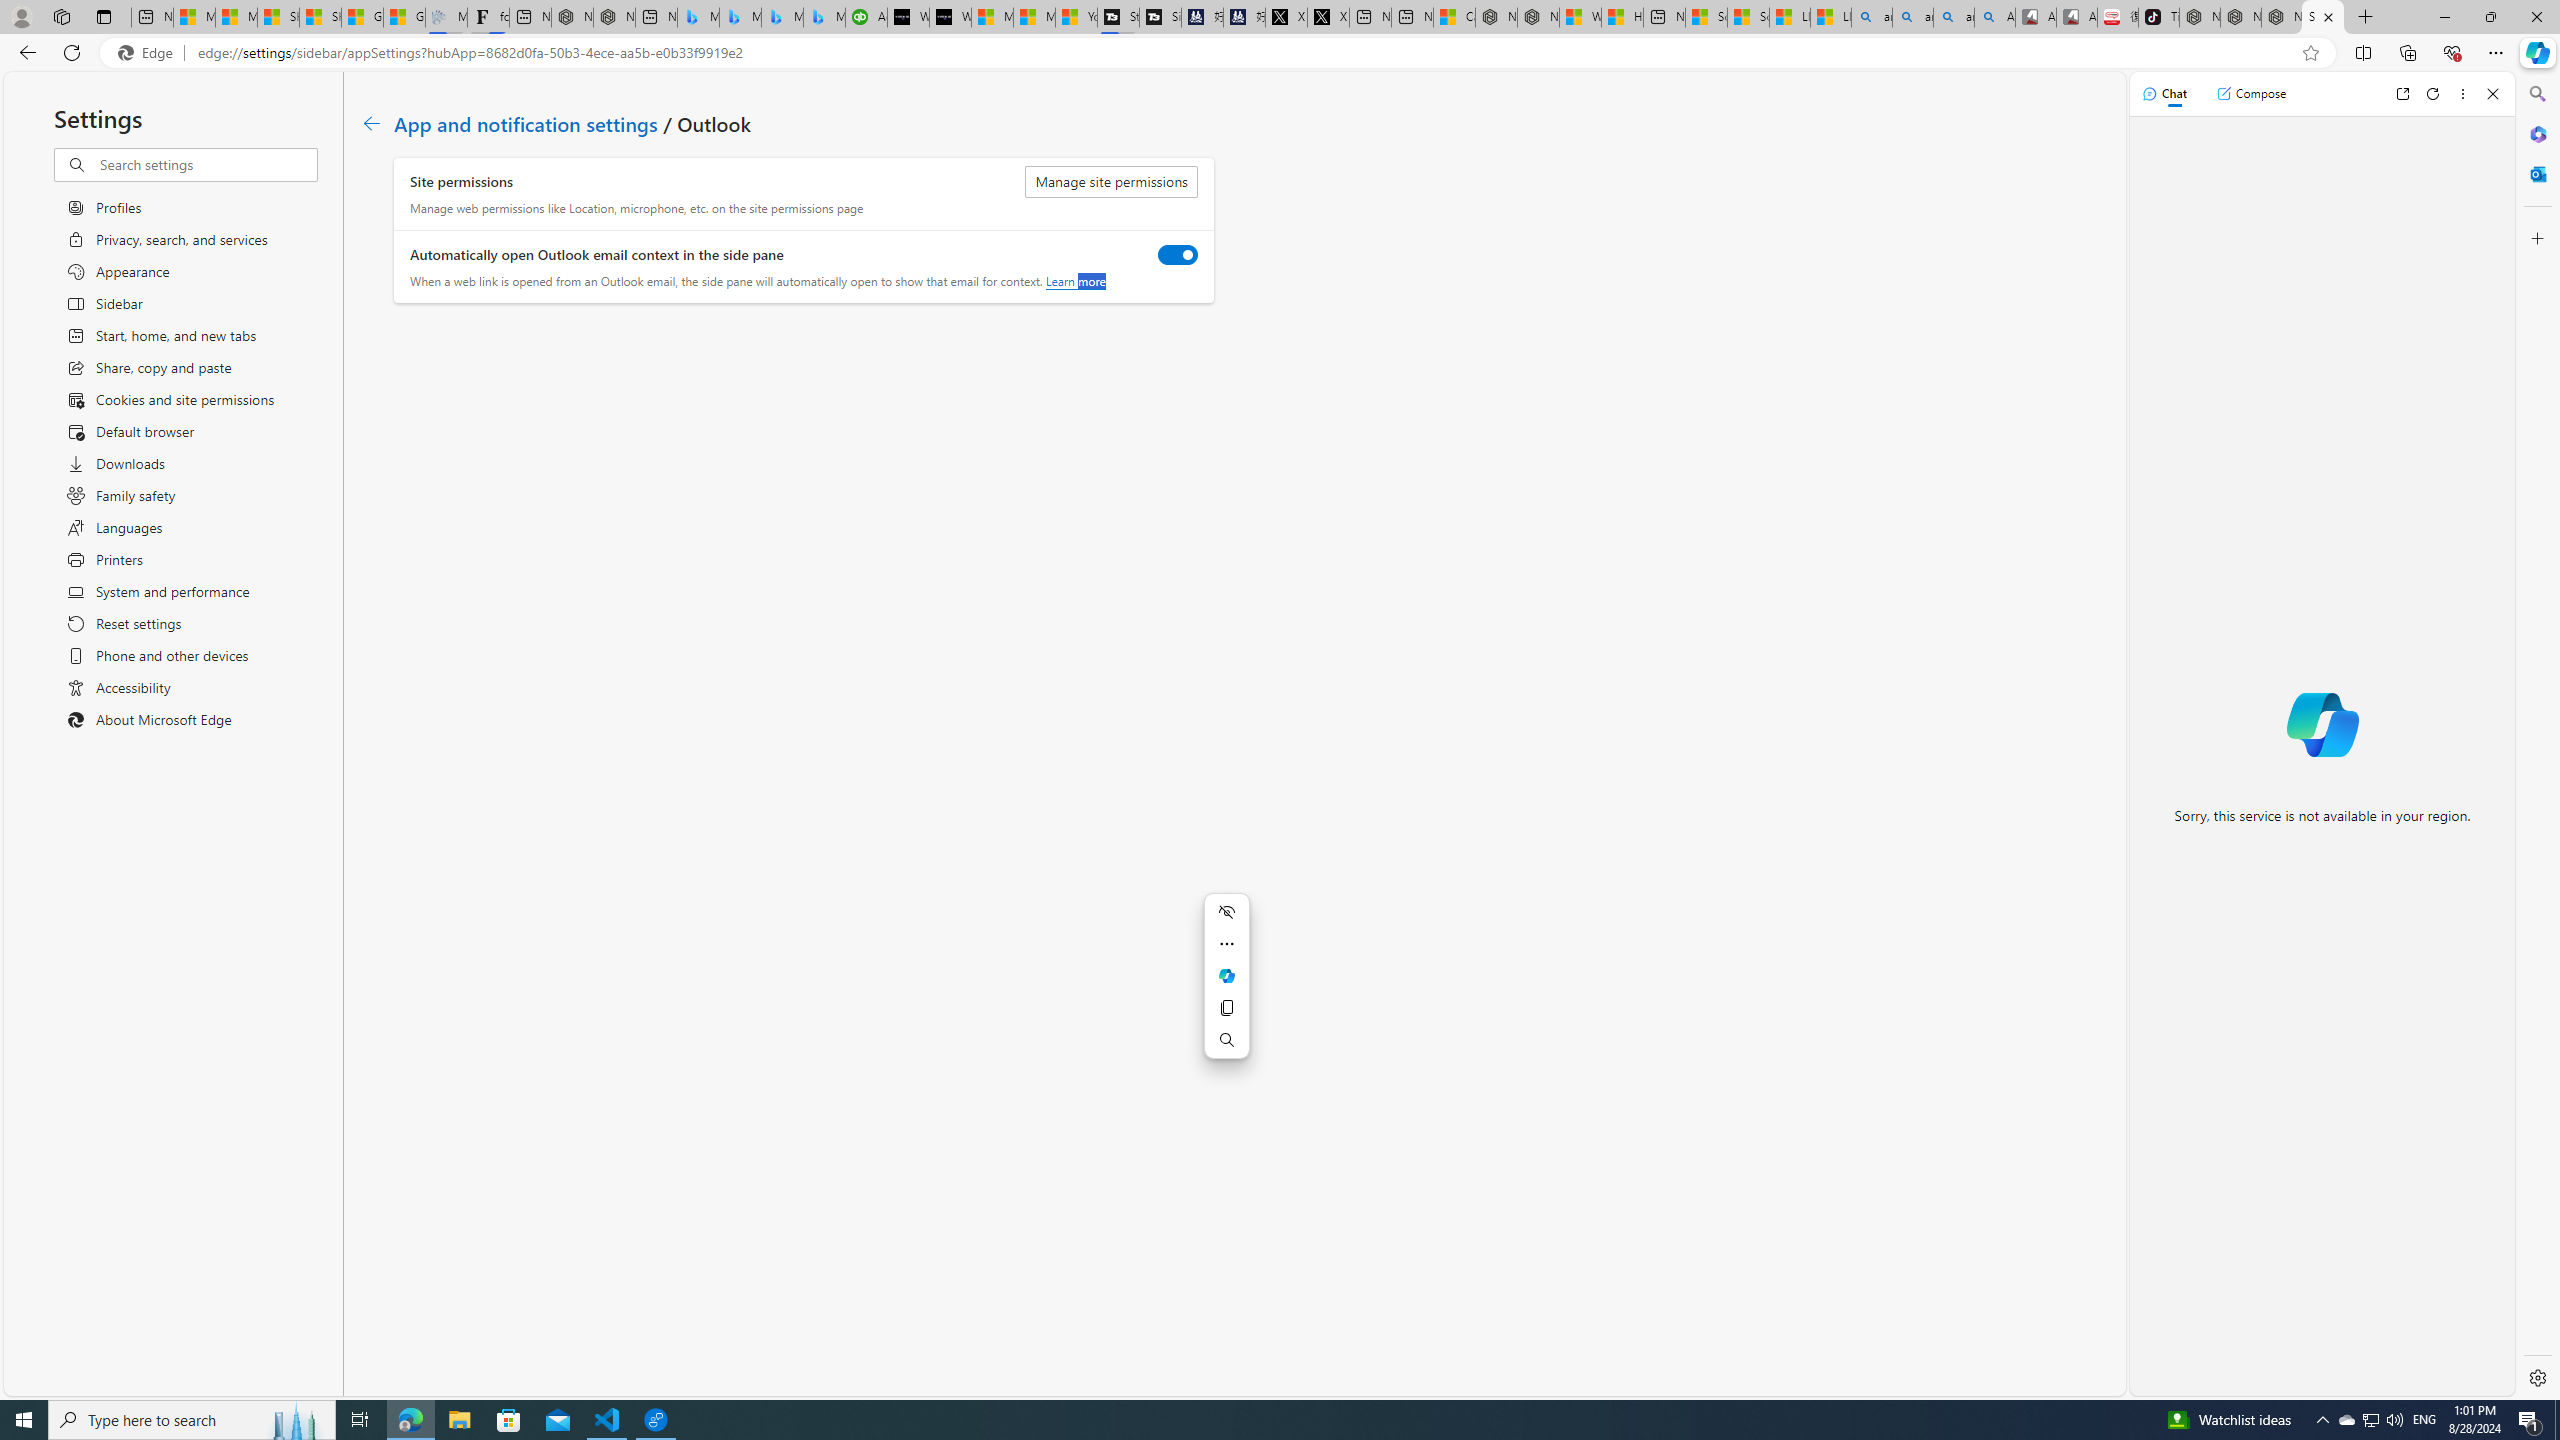 The image size is (2560, 1440). Describe the element at coordinates (525, 122) in the screenshot. I see `'App and notification settings'` at that location.